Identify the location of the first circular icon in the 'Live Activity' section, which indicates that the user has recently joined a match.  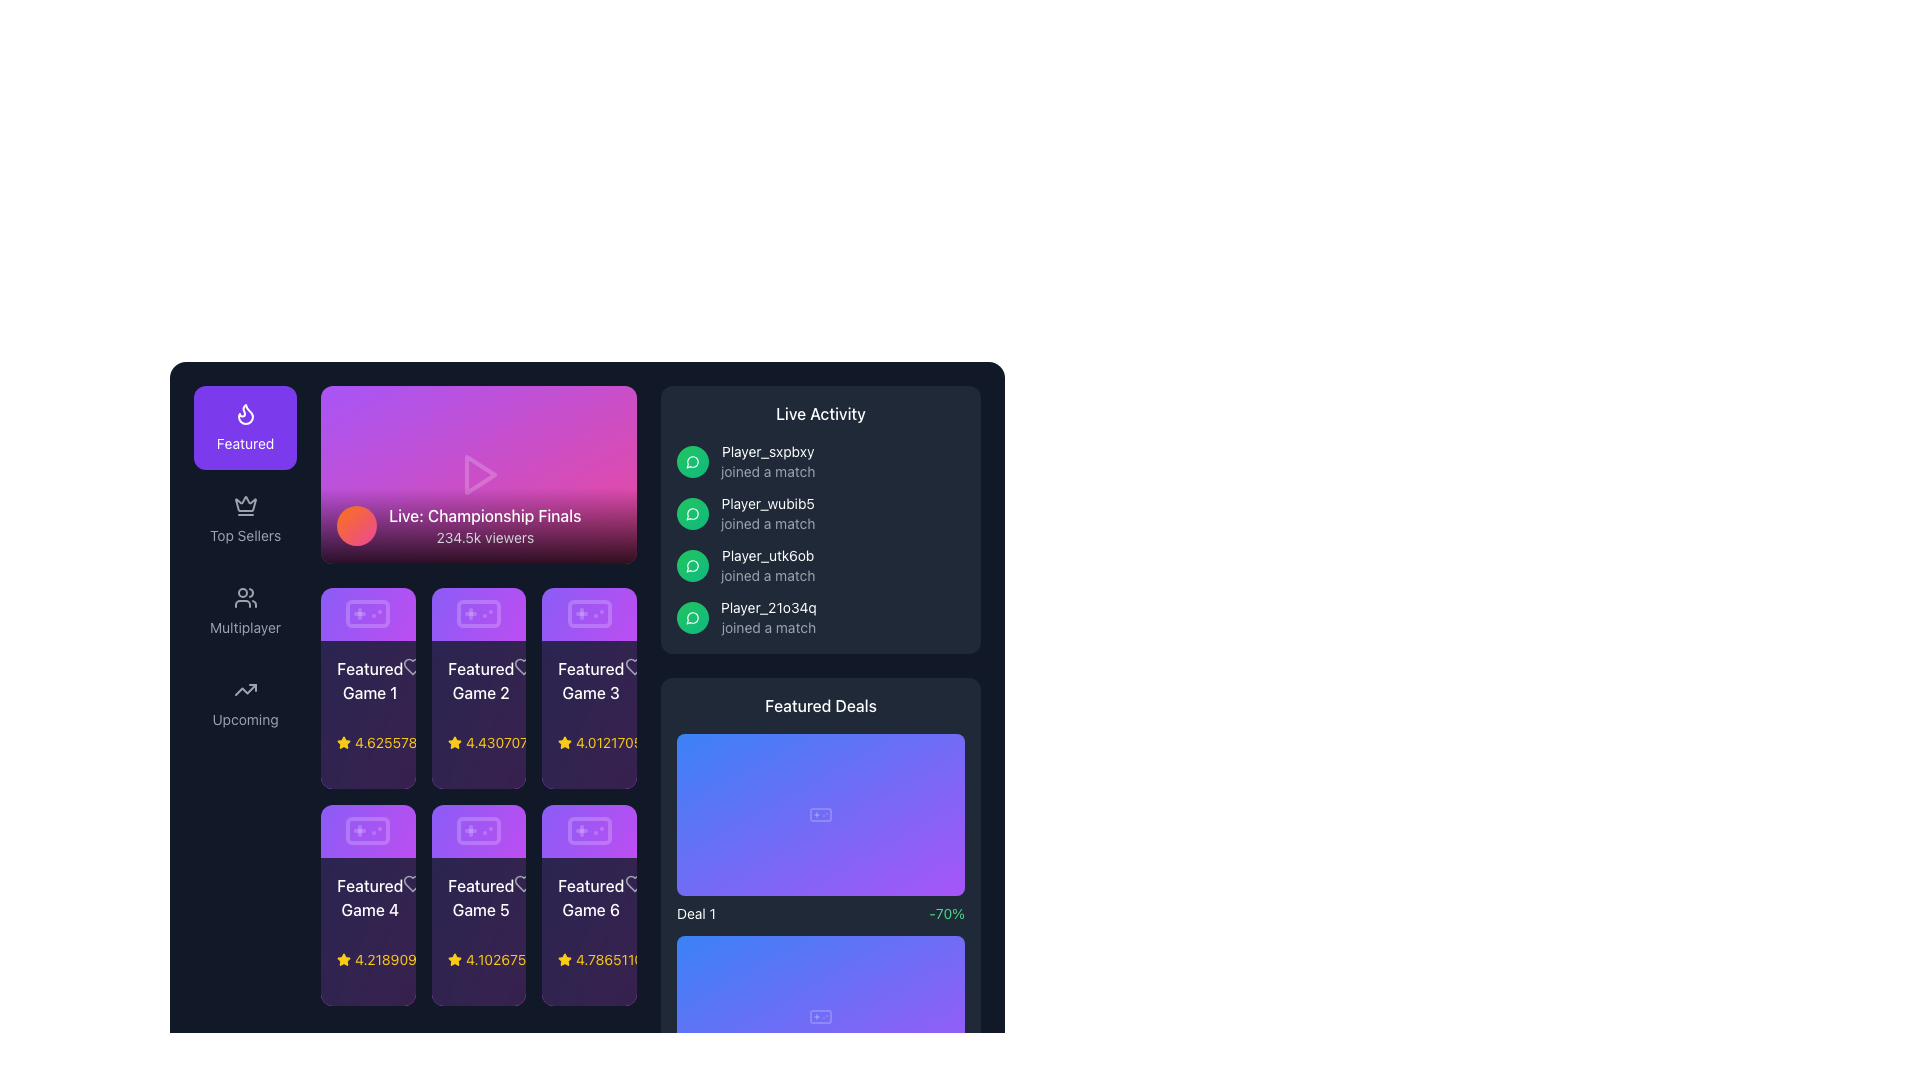
(692, 462).